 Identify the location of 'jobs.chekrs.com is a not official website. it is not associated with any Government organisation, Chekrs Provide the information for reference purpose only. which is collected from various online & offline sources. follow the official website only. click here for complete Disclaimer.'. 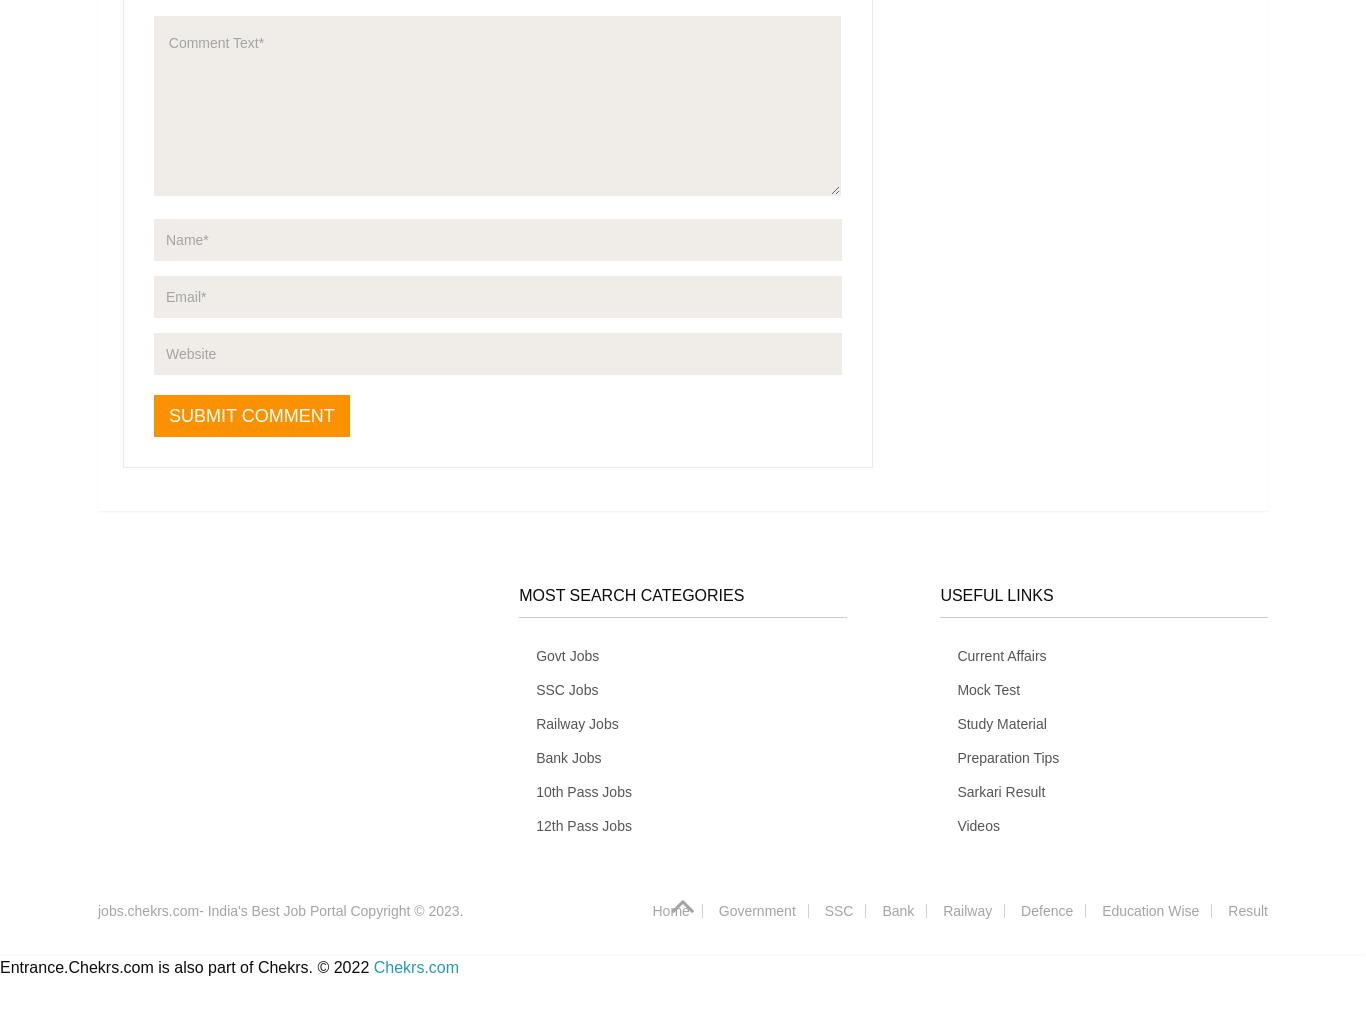
(275, 714).